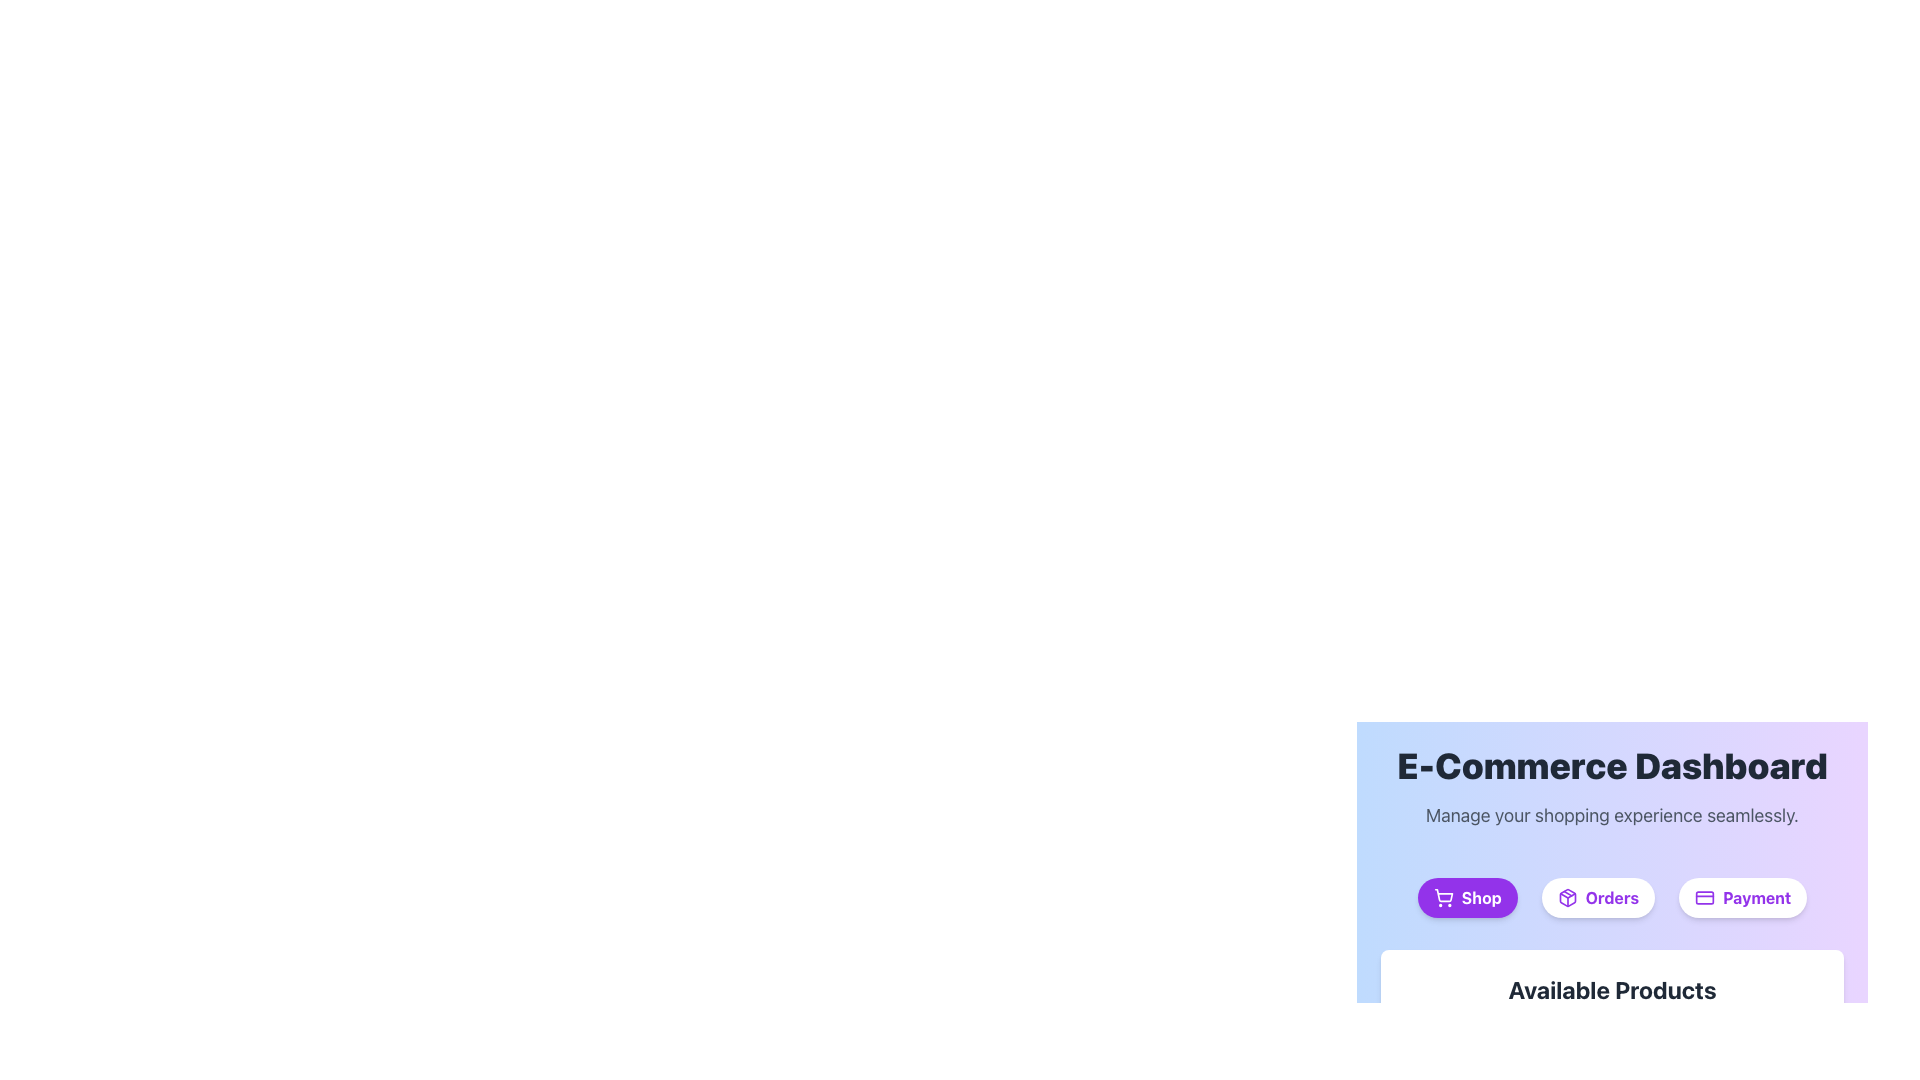  What do you see at coordinates (1467, 897) in the screenshot?
I see `the first button in the horizontal bar below the 'E-Commerce Dashboard' heading` at bounding box center [1467, 897].